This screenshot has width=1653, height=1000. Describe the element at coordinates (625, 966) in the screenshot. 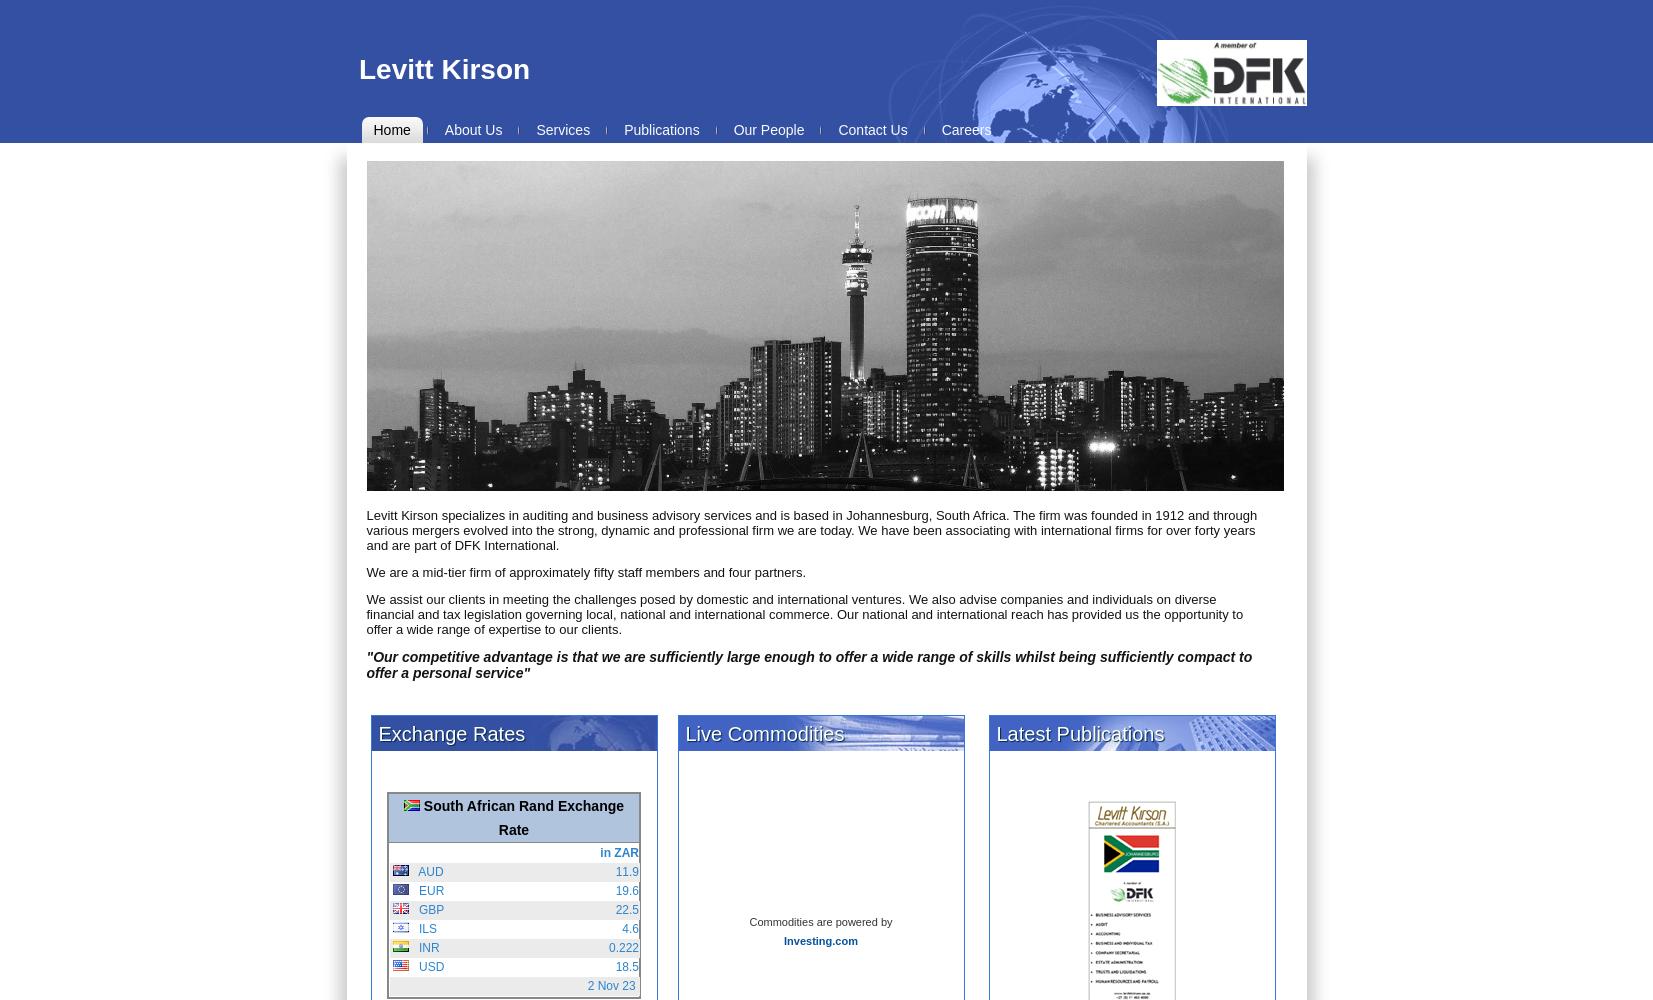

I see `'18.5'` at that location.